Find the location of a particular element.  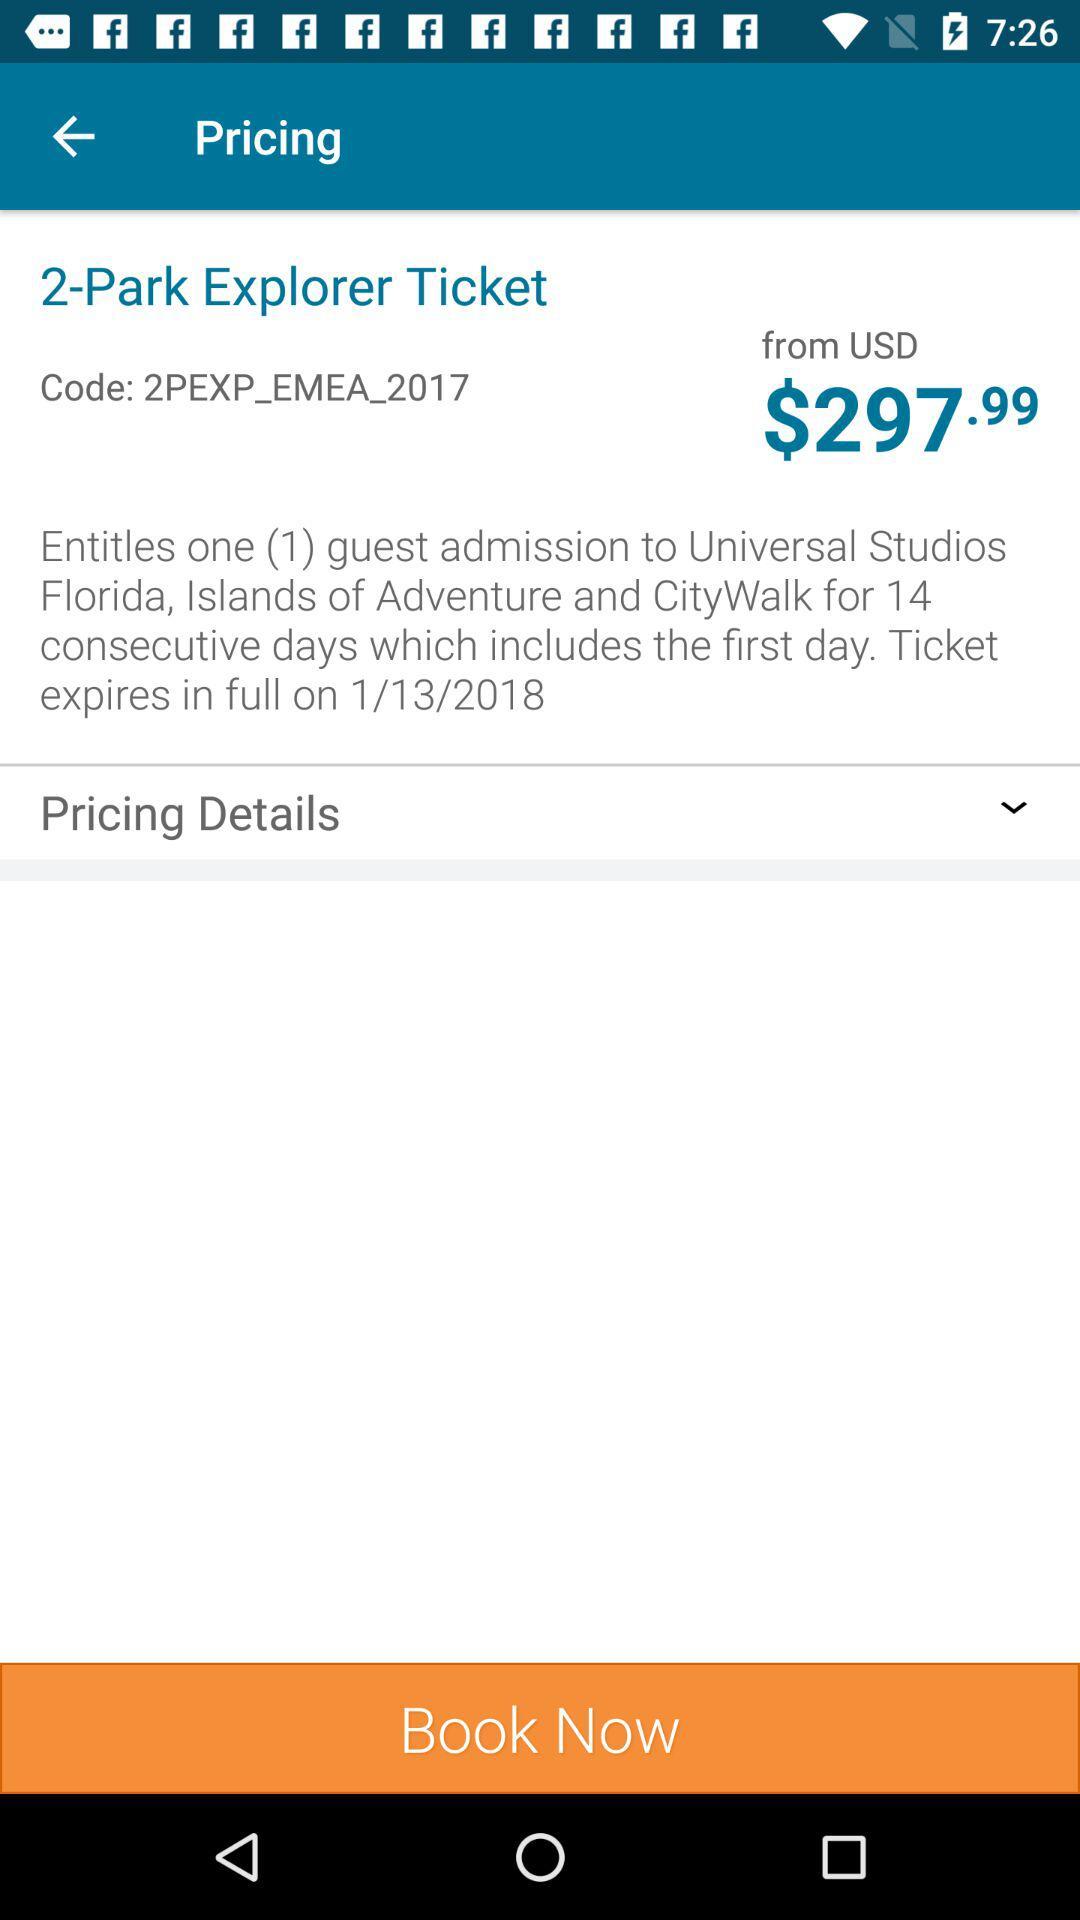

the icon next to .99 item is located at coordinates (840, 344).